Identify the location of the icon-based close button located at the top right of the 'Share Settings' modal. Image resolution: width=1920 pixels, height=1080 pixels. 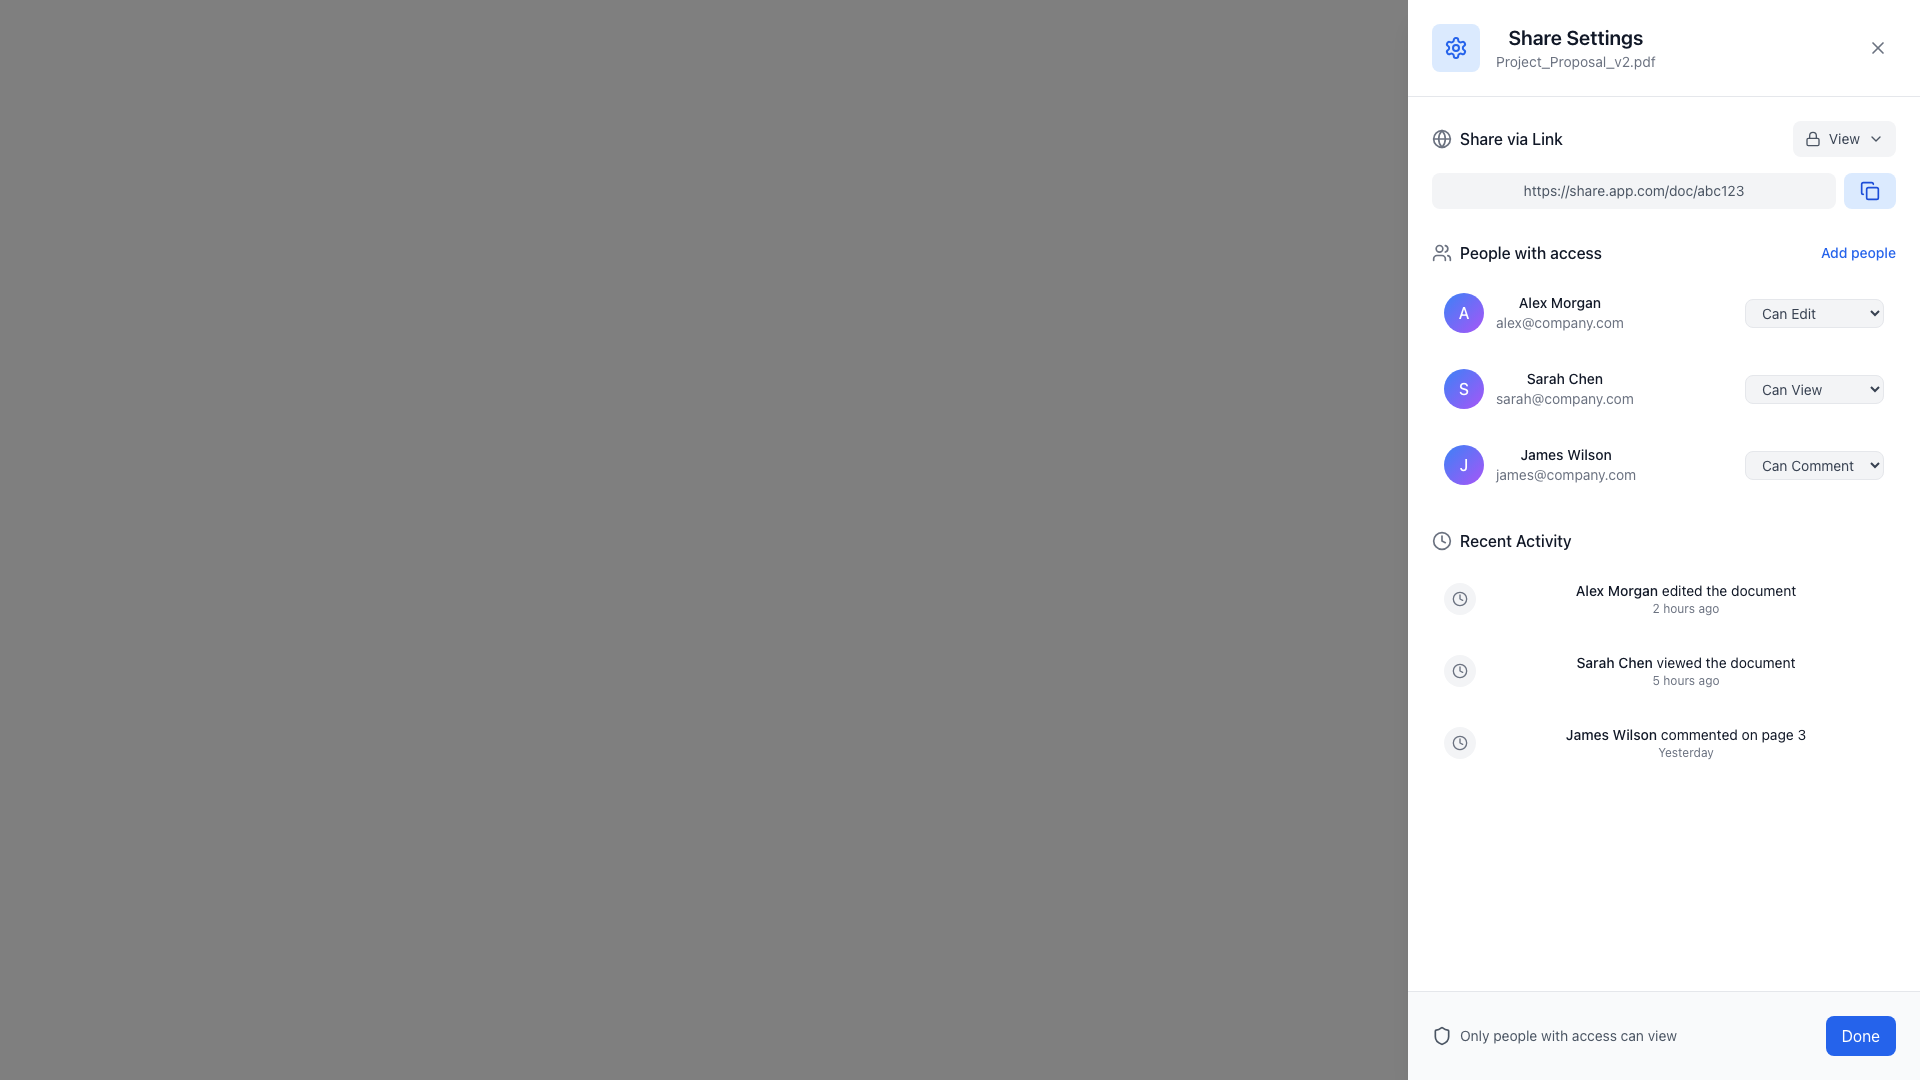
(1876, 46).